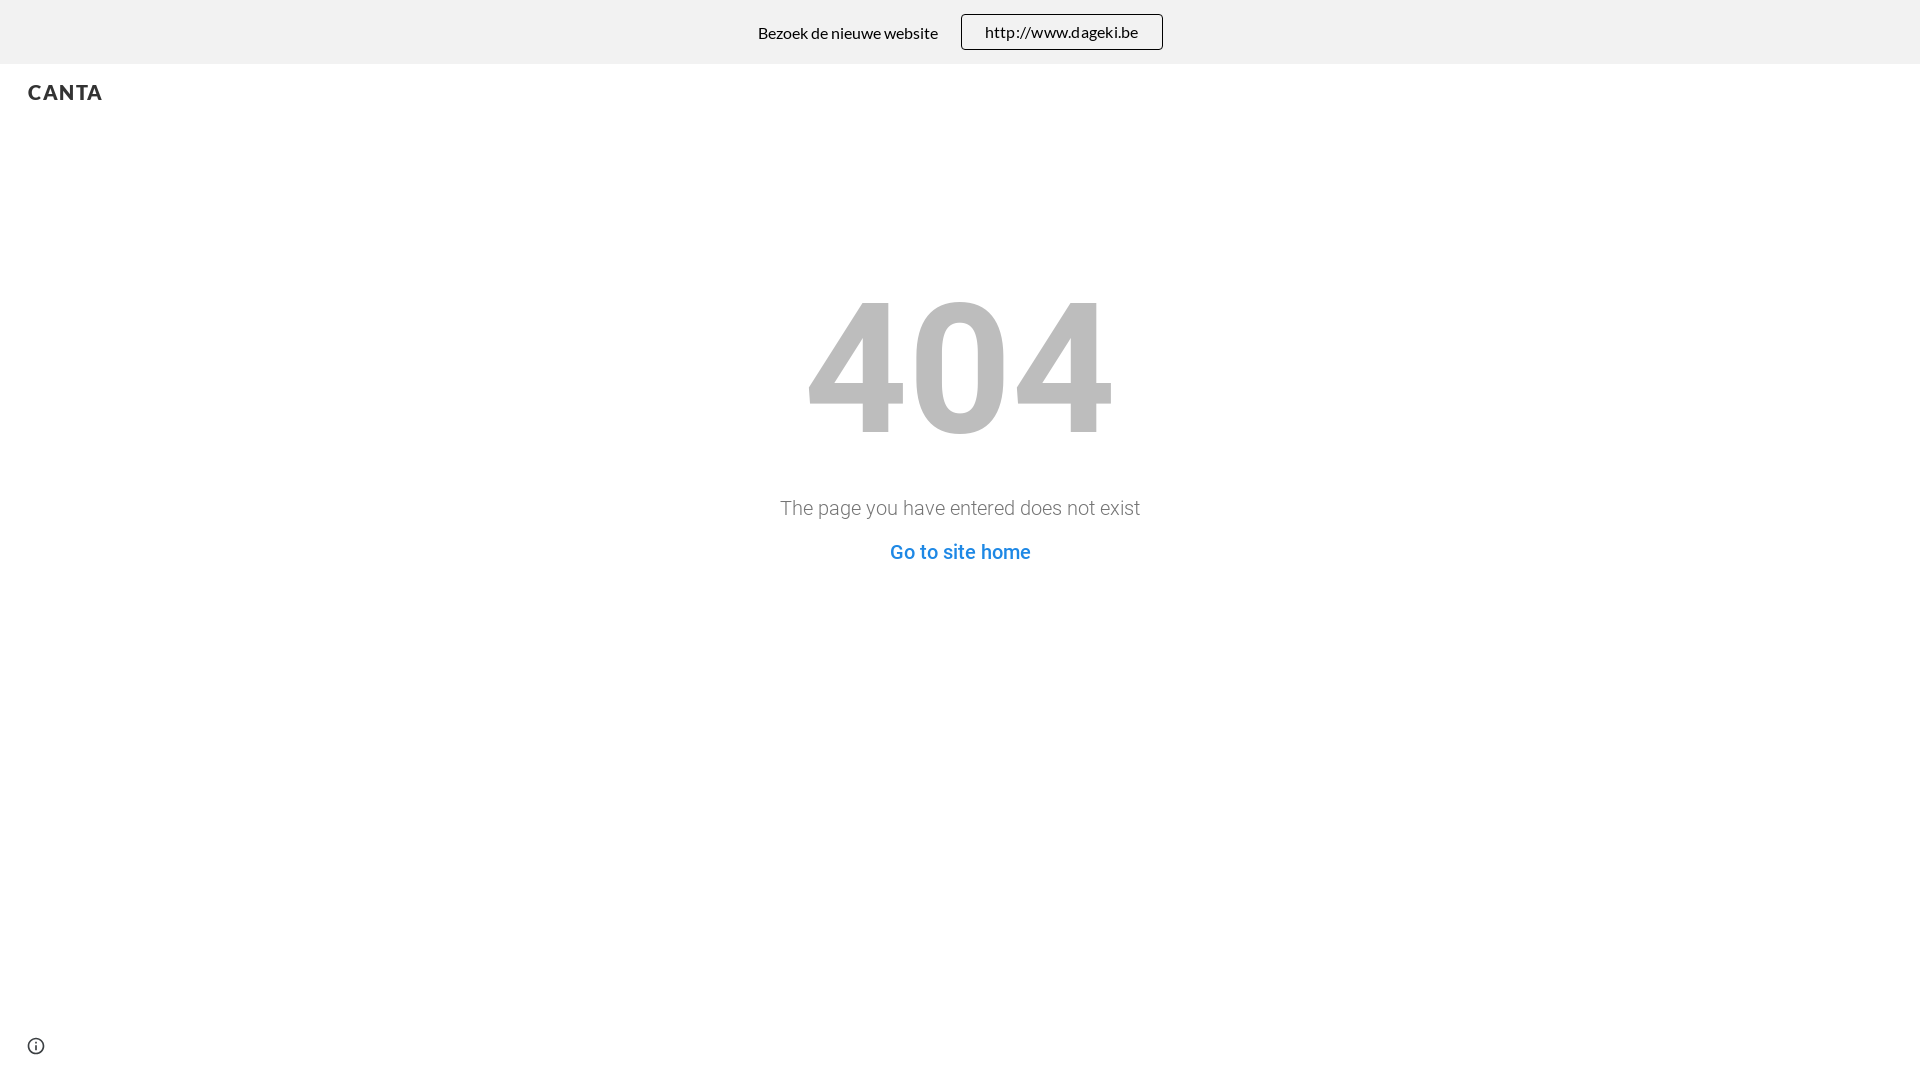  What do you see at coordinates (66, 87) in the screenshot?
I see `'CANTA'` at bounding box center [66, 87].